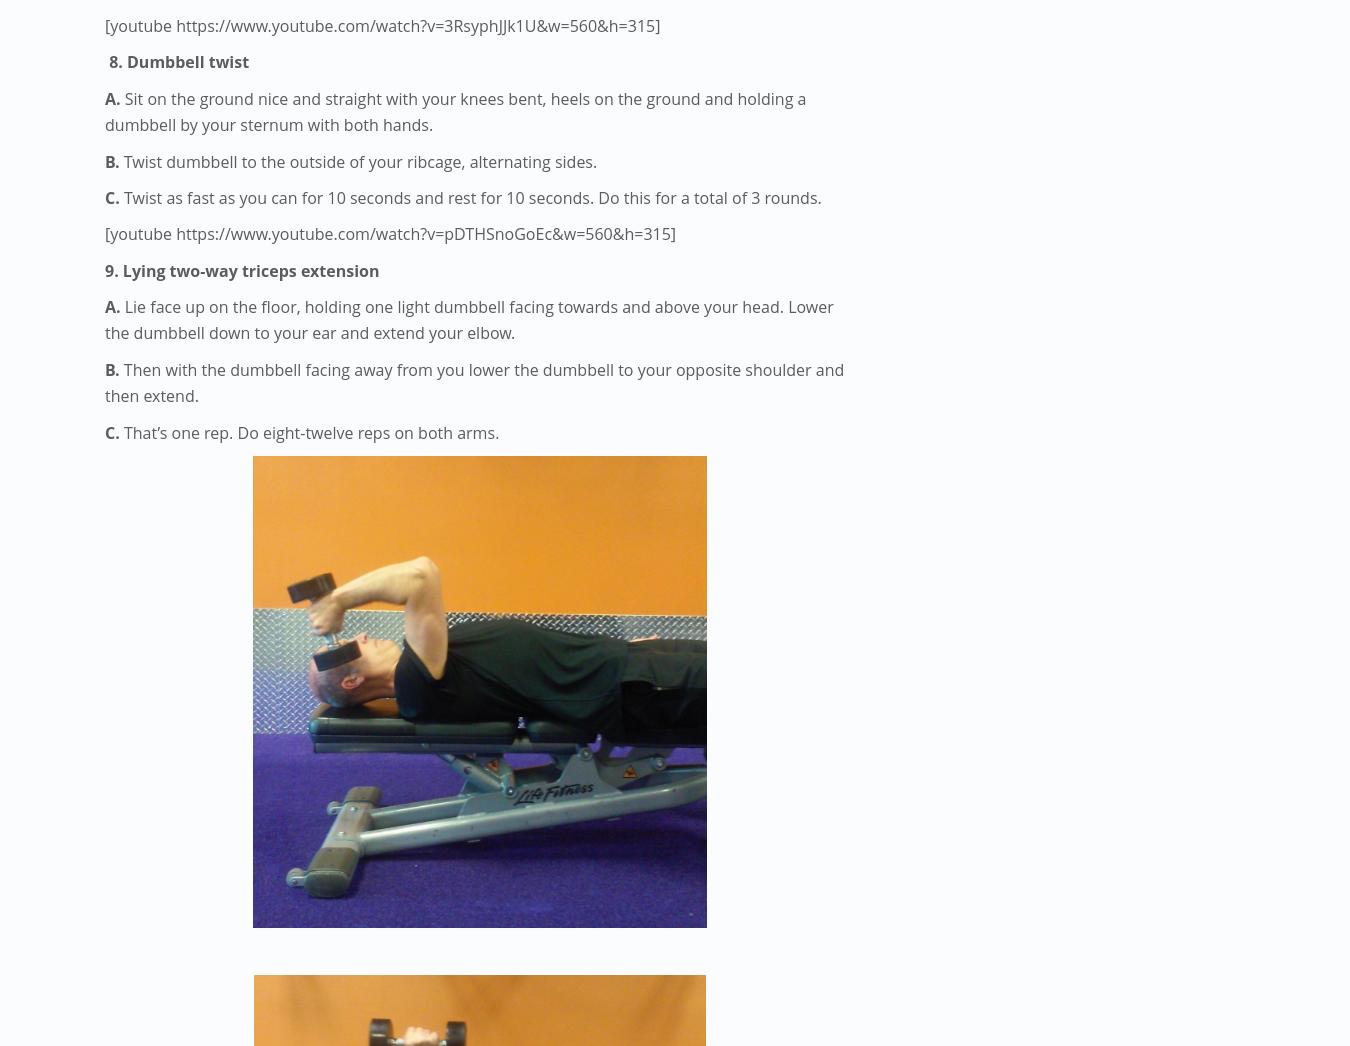  I want to click on '8.', so click(115, 62).